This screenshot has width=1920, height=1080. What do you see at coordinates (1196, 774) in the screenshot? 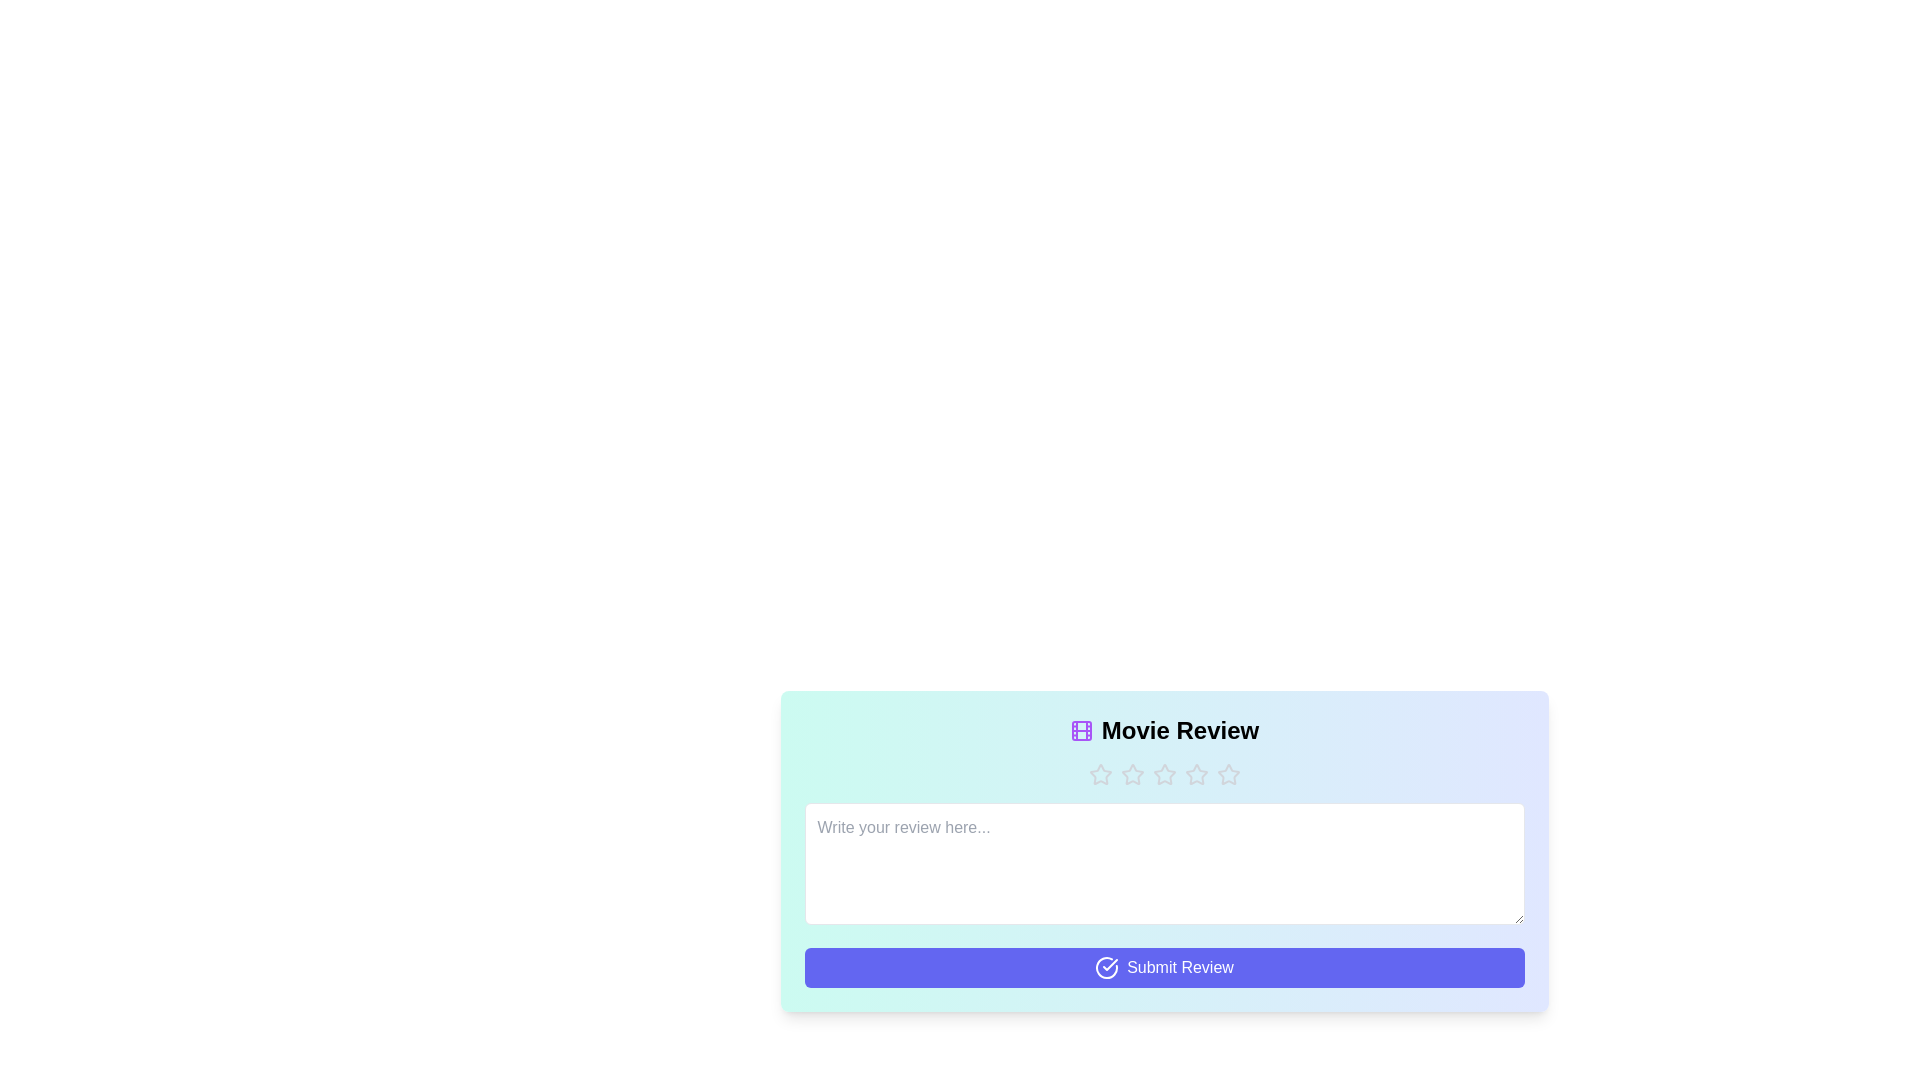
I see `the star corresponding to the desired rating 4` at bounding box center [1196, 774].